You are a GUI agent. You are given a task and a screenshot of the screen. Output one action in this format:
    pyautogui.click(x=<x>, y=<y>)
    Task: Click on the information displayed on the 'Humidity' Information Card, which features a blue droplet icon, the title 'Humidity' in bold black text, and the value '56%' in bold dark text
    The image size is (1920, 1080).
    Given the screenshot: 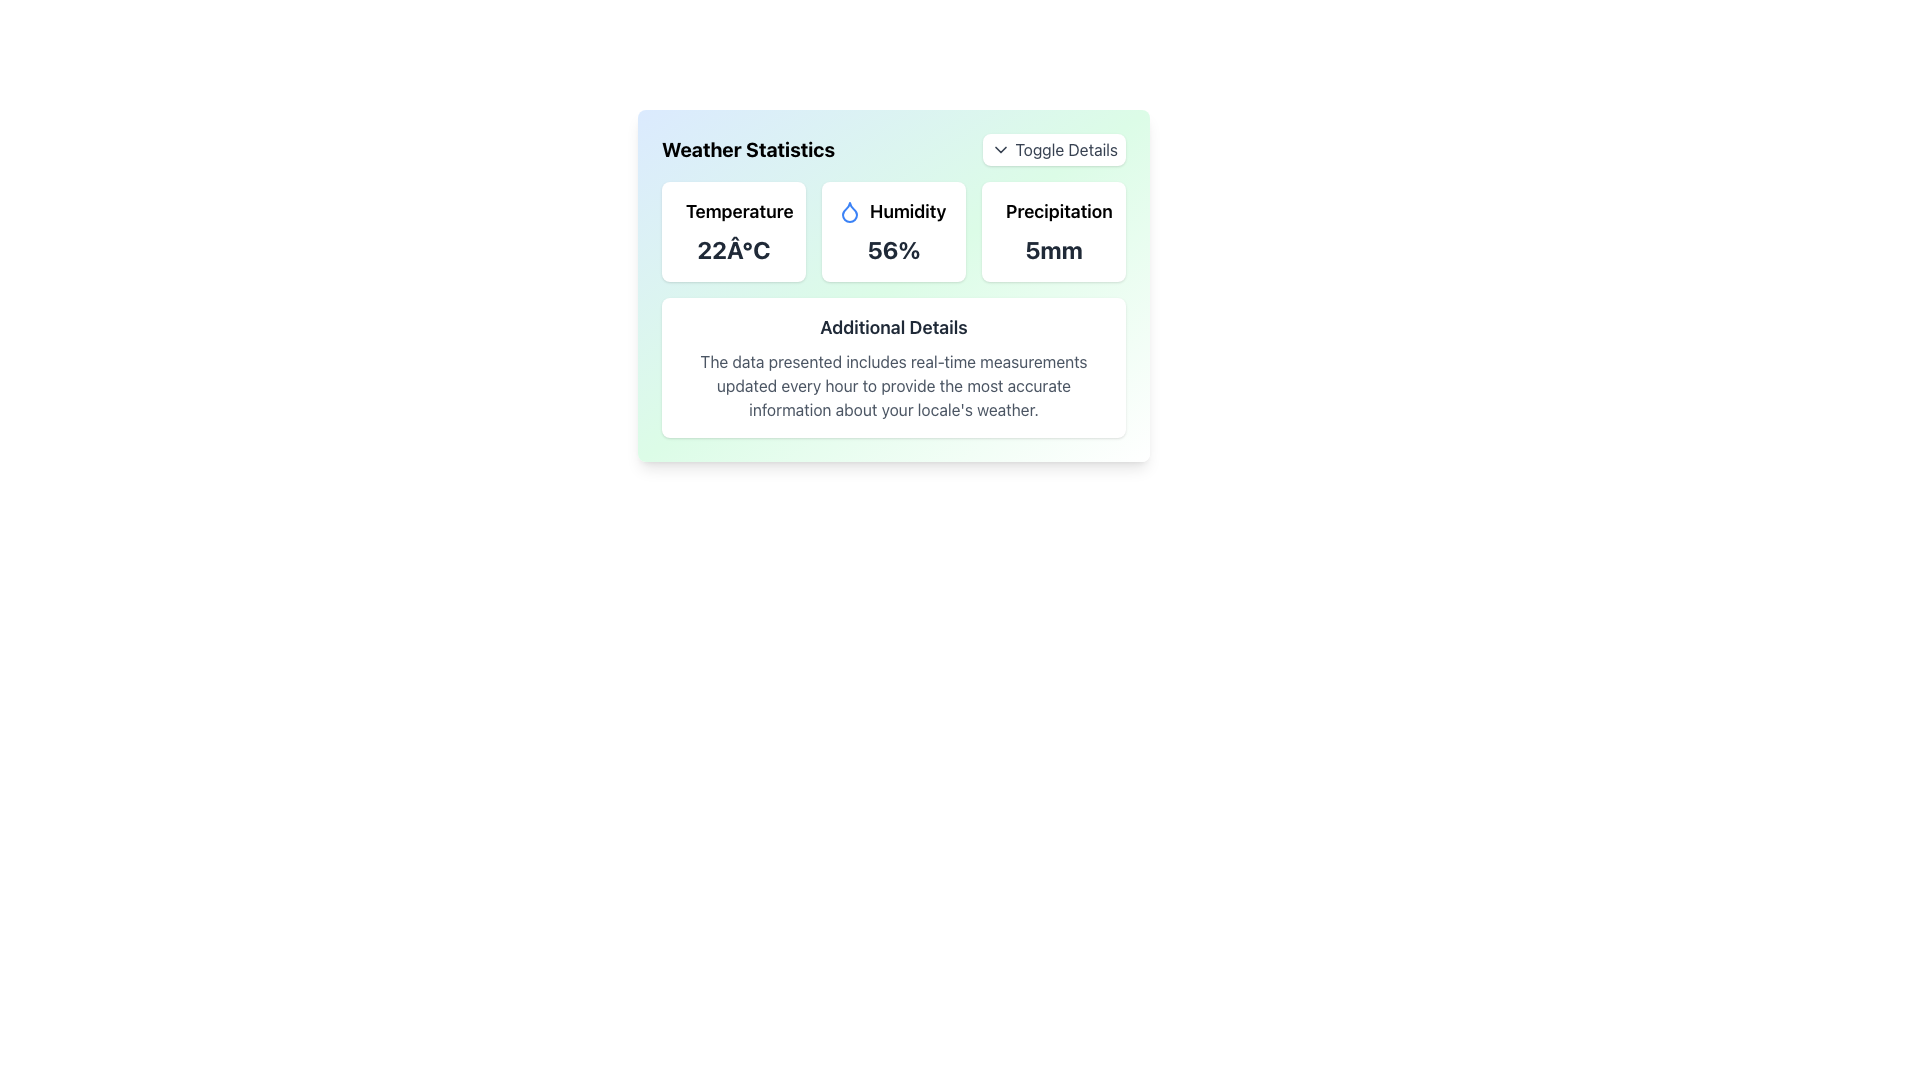 What is the action you would take?
    pyautogui.click(x=892, y=230)
    